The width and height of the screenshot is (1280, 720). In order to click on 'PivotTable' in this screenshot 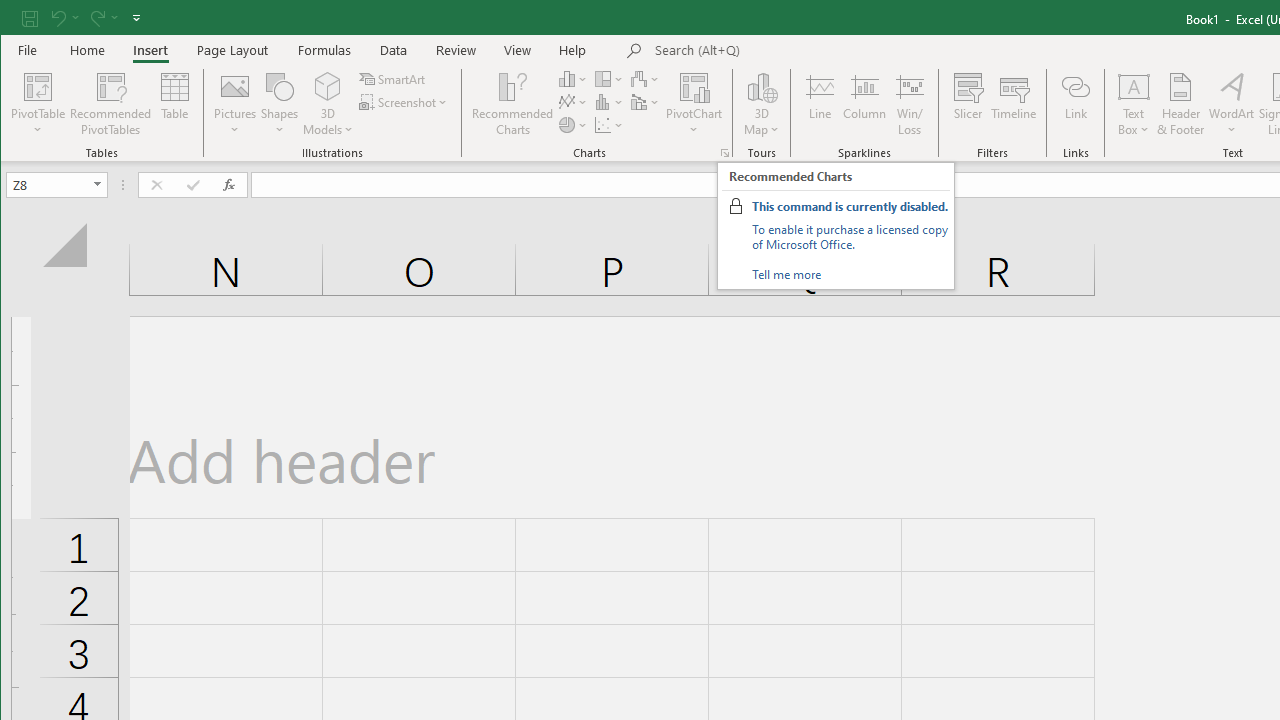, I will do `click(38, 85)`.